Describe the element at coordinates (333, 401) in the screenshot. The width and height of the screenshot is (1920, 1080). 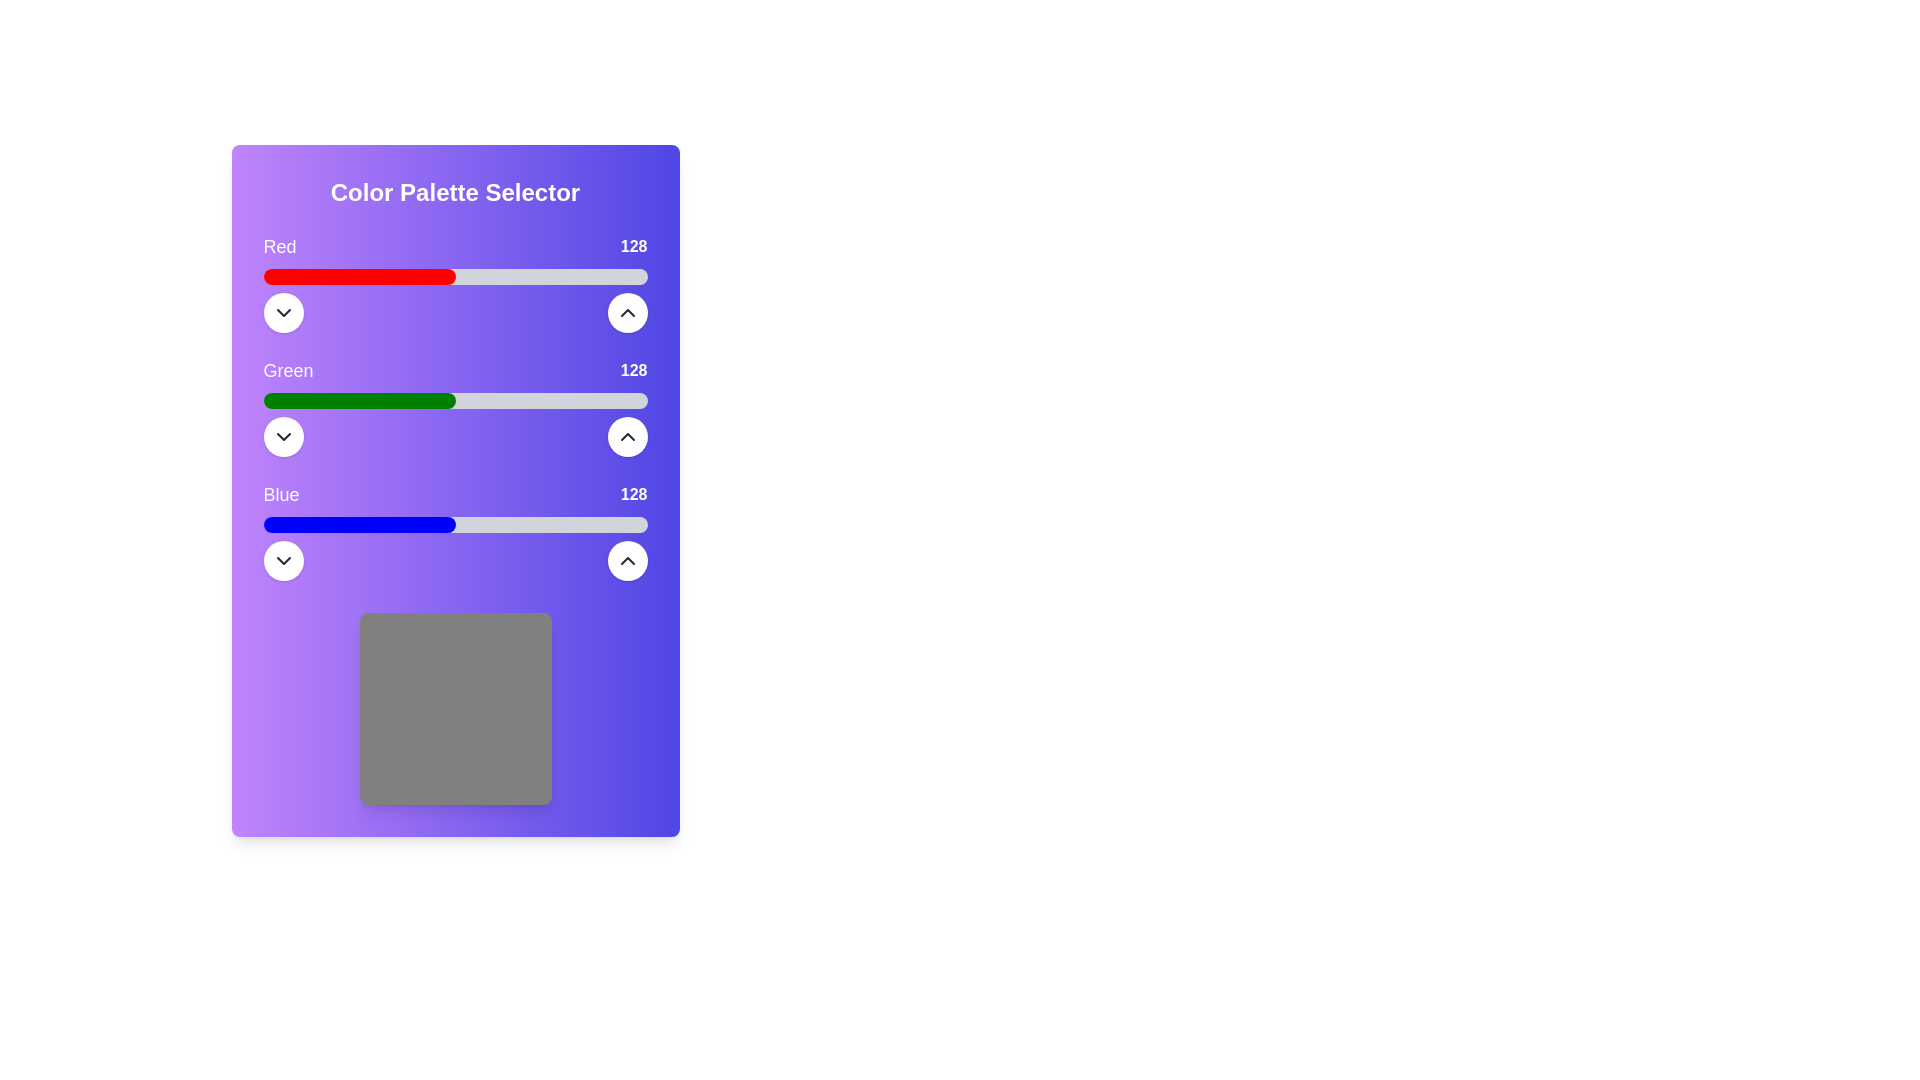
I see `the green color intensity` at that location.